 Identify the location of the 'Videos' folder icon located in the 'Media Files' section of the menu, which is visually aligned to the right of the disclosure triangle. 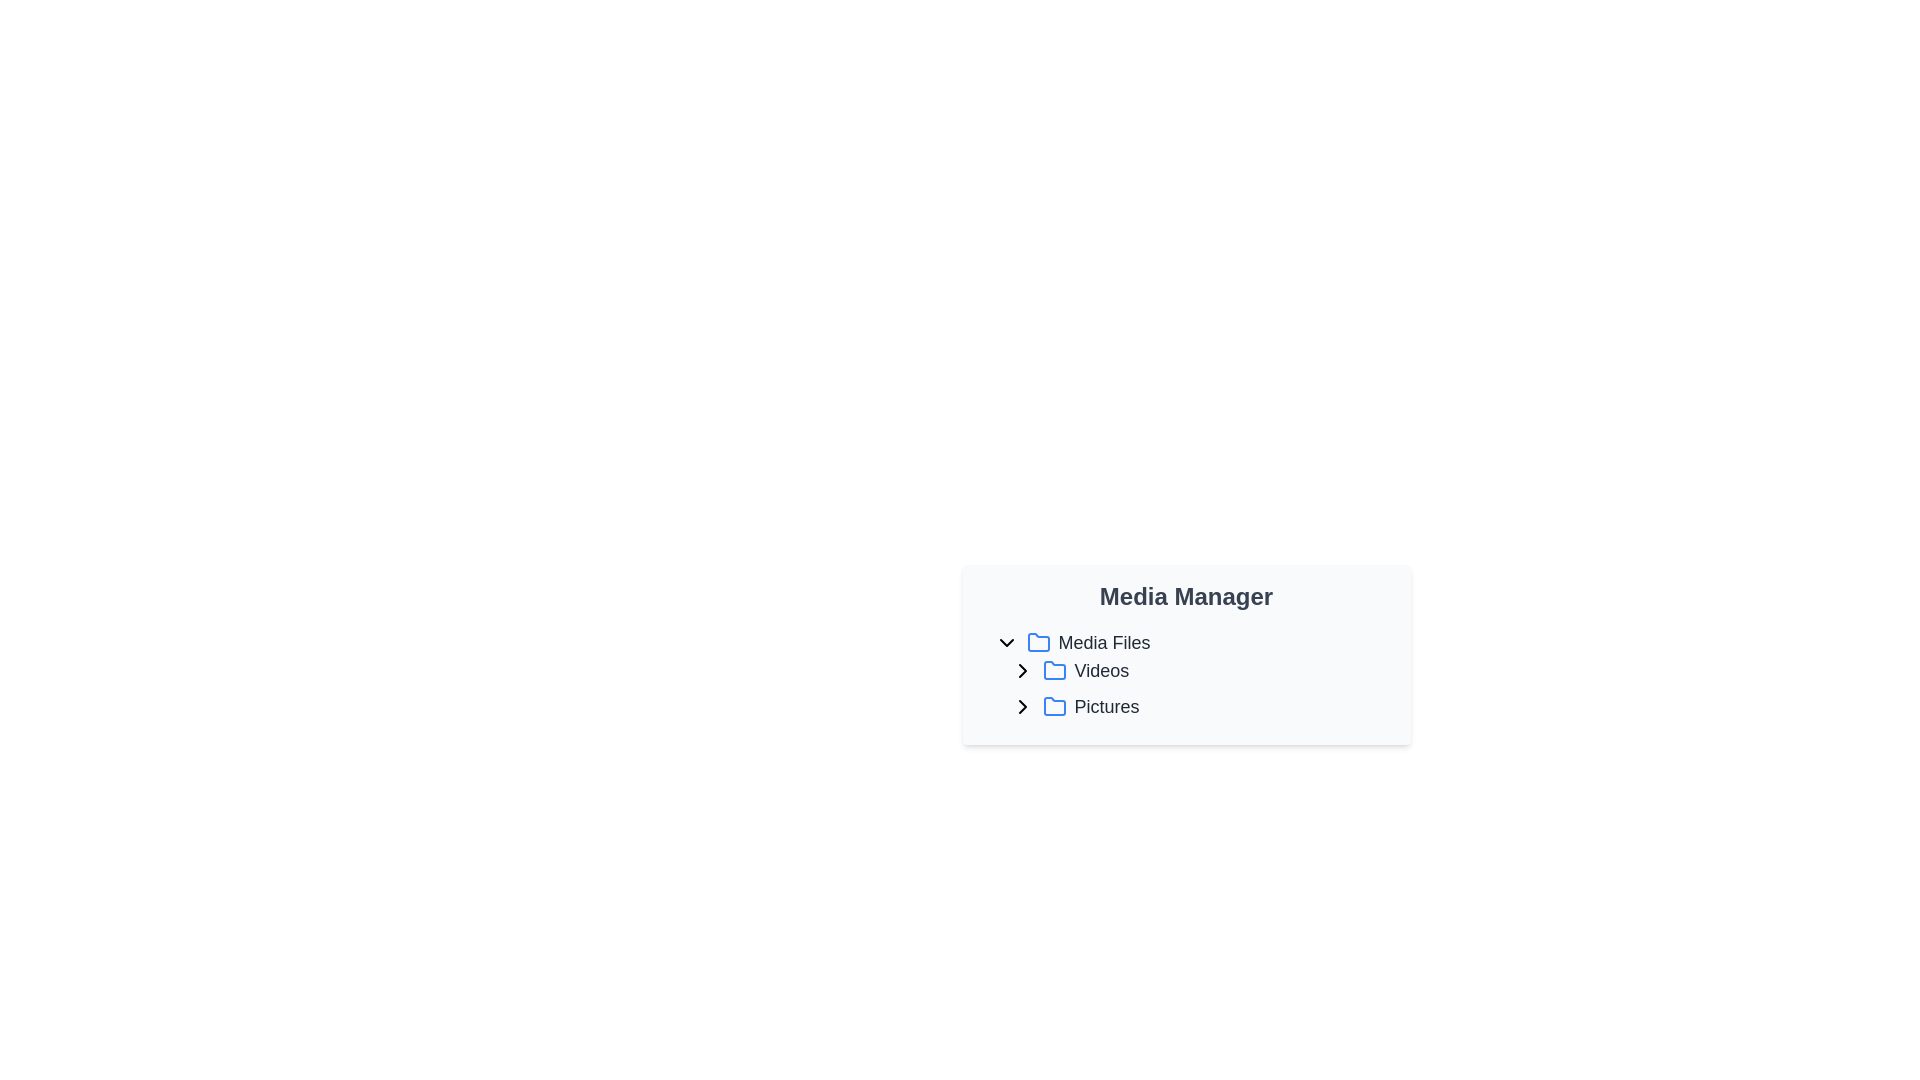
(1053, 670).